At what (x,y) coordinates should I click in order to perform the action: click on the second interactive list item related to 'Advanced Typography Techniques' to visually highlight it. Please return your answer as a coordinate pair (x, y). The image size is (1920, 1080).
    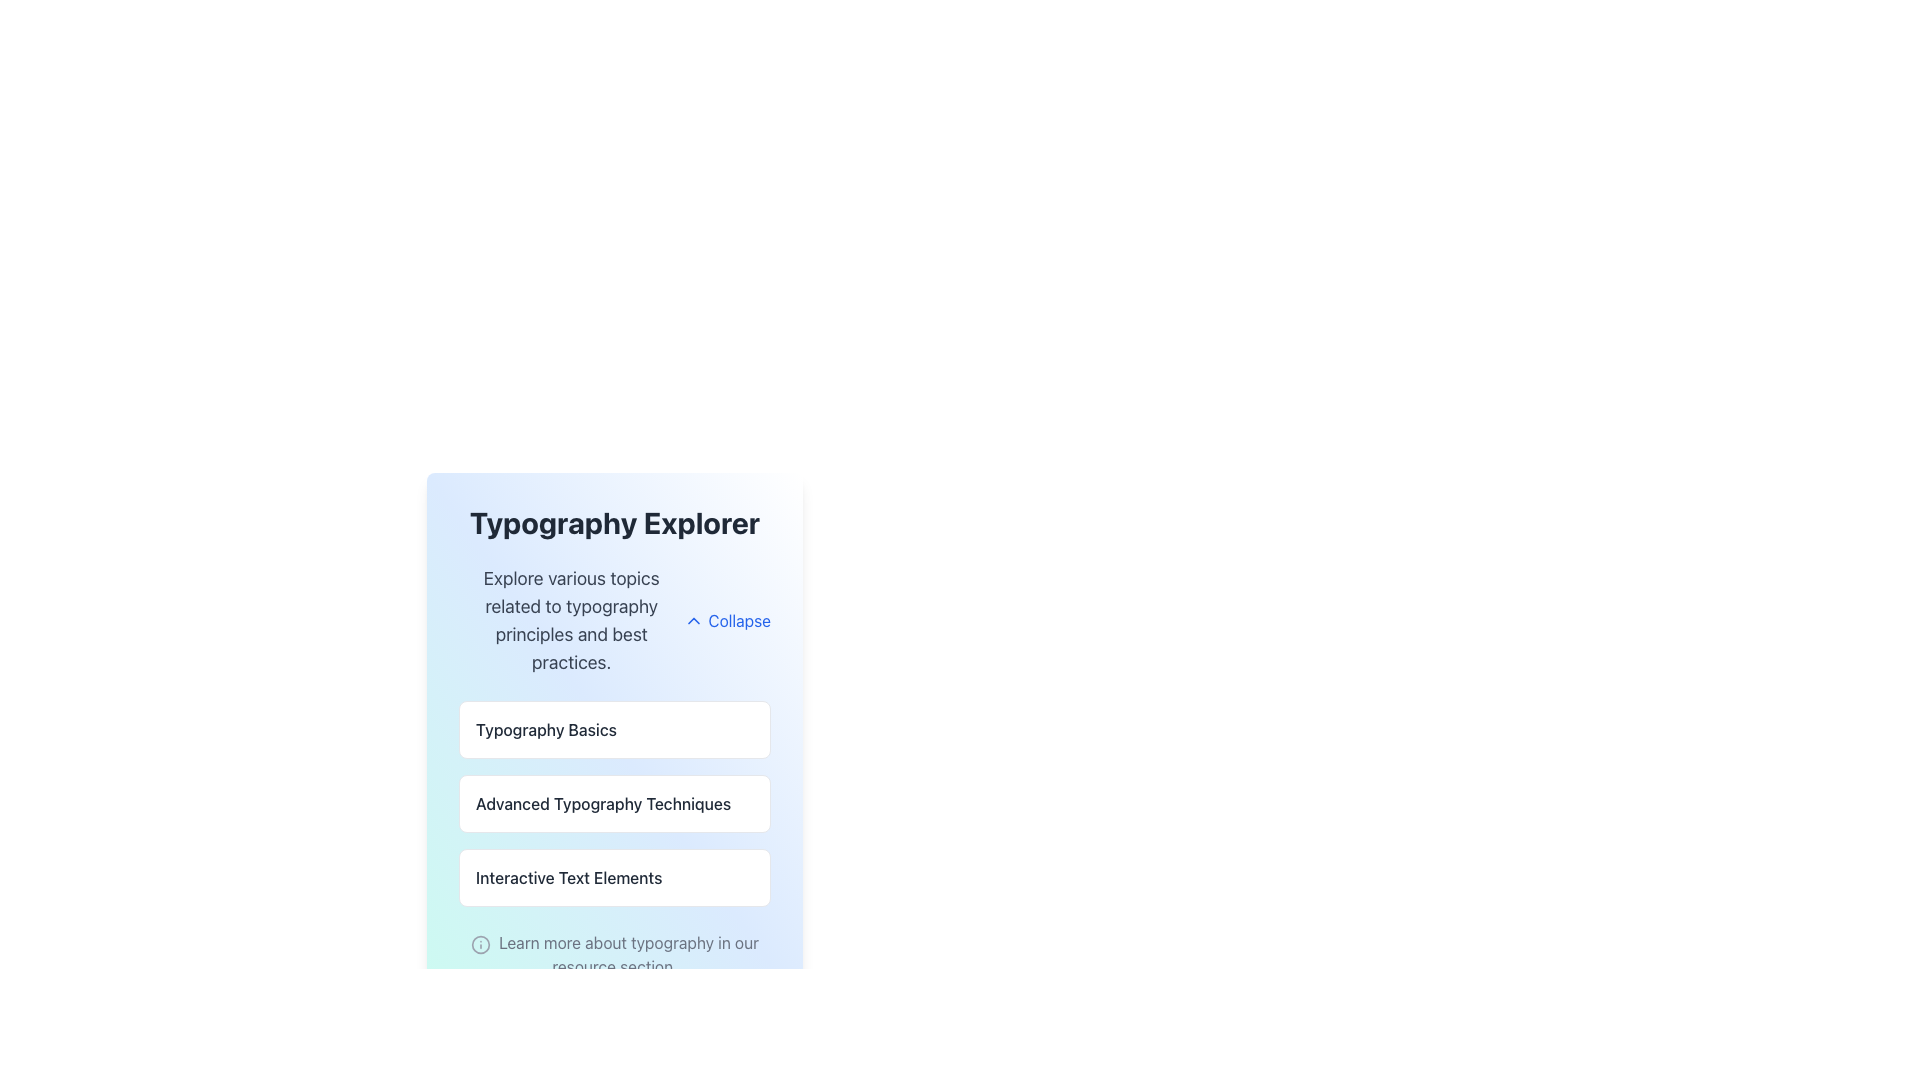
    Looking at the image, I should click on (613, 802).